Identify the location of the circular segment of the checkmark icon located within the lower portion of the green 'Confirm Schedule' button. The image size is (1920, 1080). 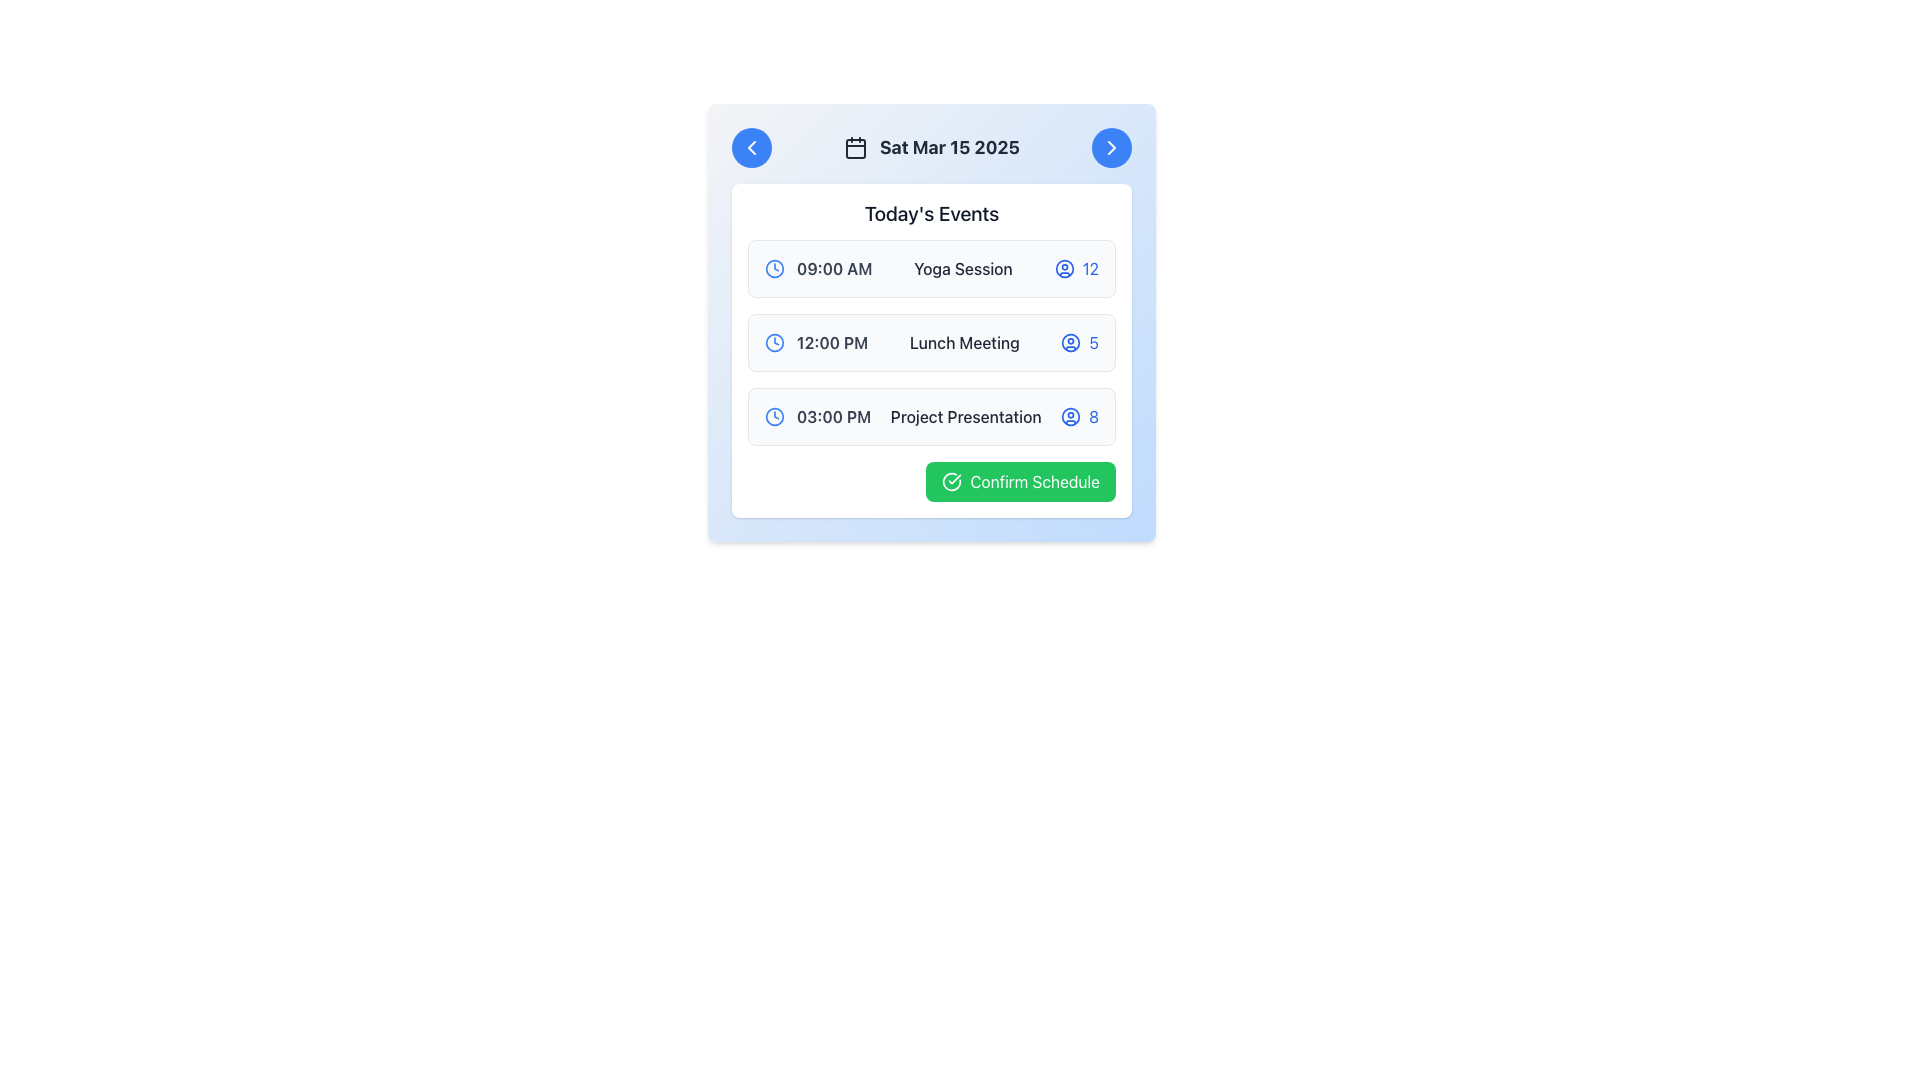
(951, 482).